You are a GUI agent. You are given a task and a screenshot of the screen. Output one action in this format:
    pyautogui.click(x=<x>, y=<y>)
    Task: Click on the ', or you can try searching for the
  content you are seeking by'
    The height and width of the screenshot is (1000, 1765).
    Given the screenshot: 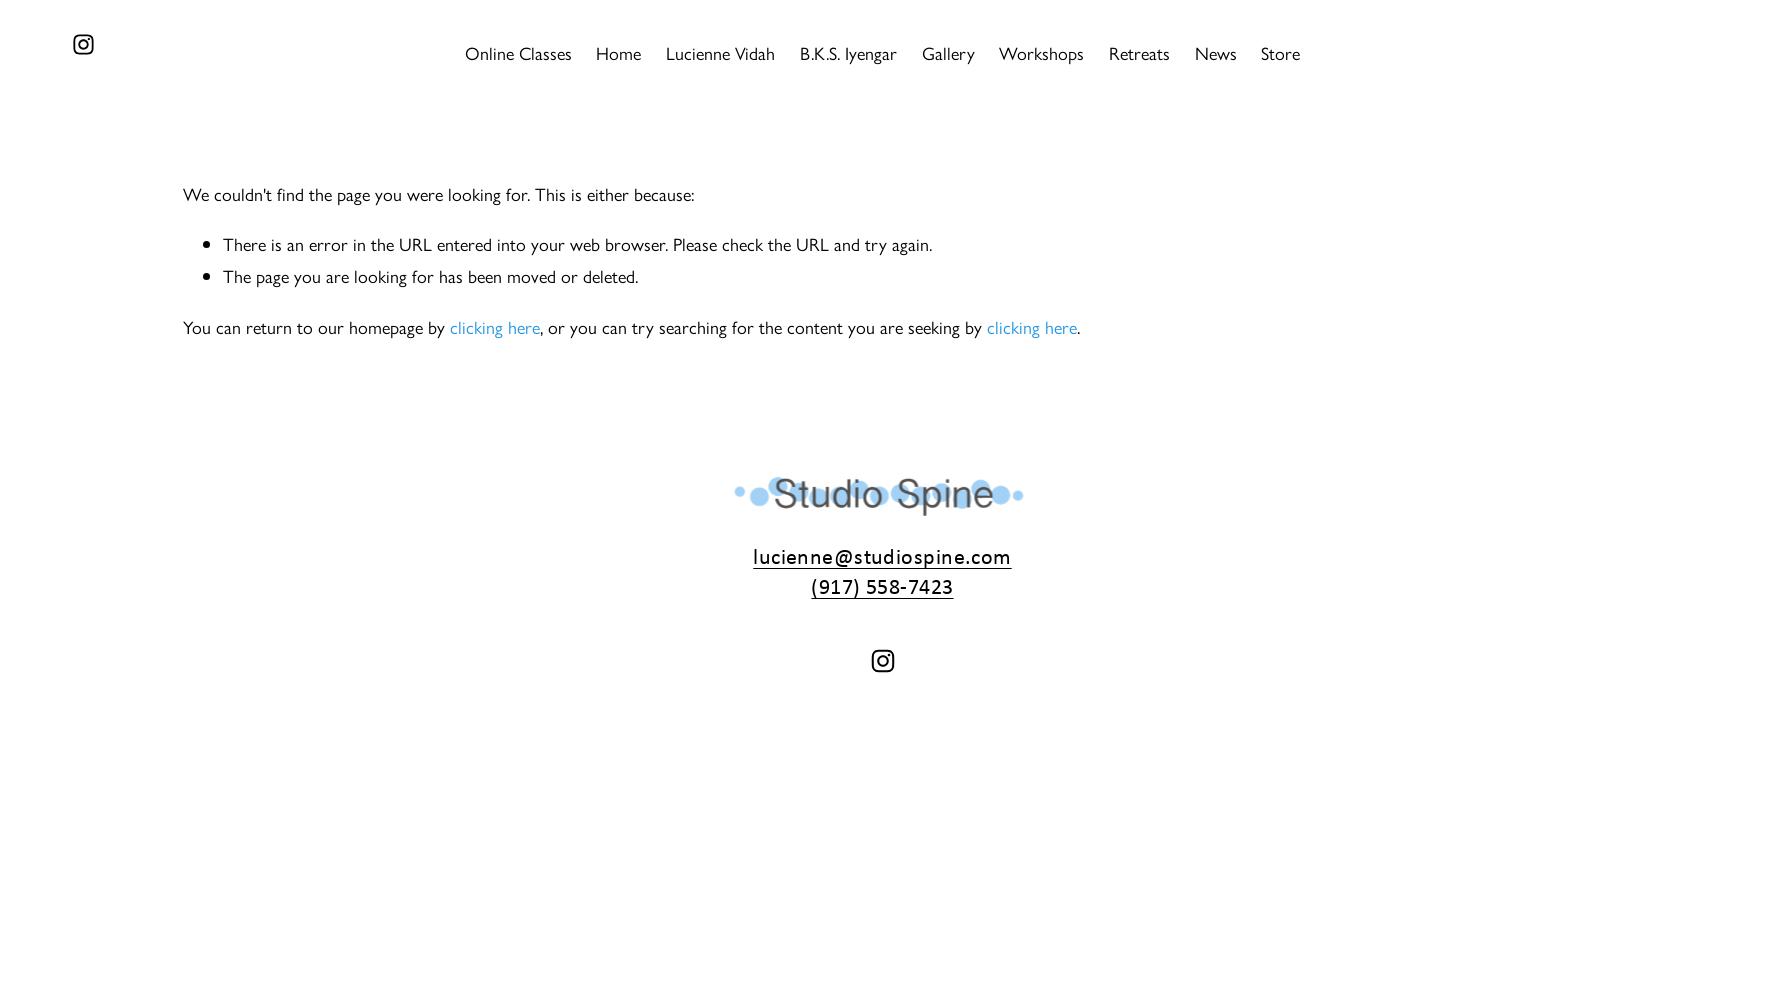 What is the action you would take?
    pyautogui.click(x=761, y=324)
    